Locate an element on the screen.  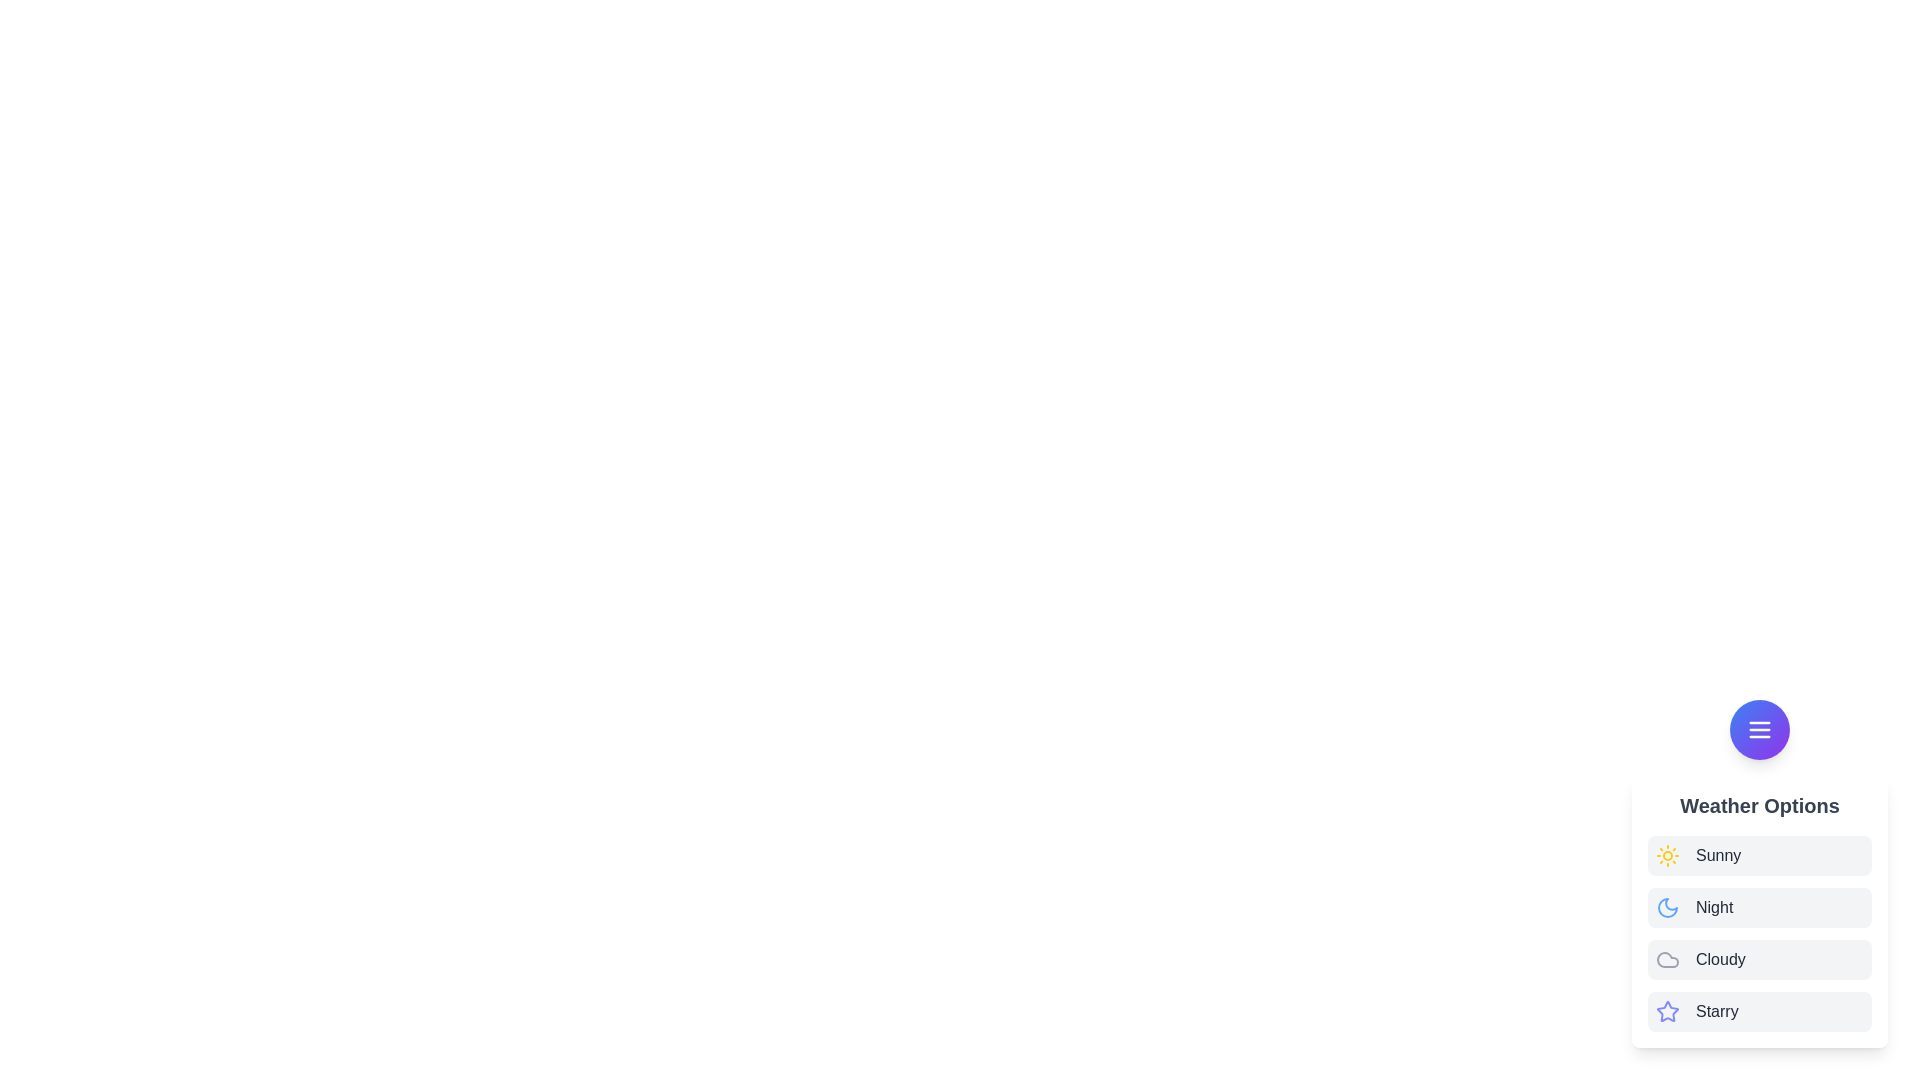
the icon of the weather option Sunny is located at coordinates (1668, 855).